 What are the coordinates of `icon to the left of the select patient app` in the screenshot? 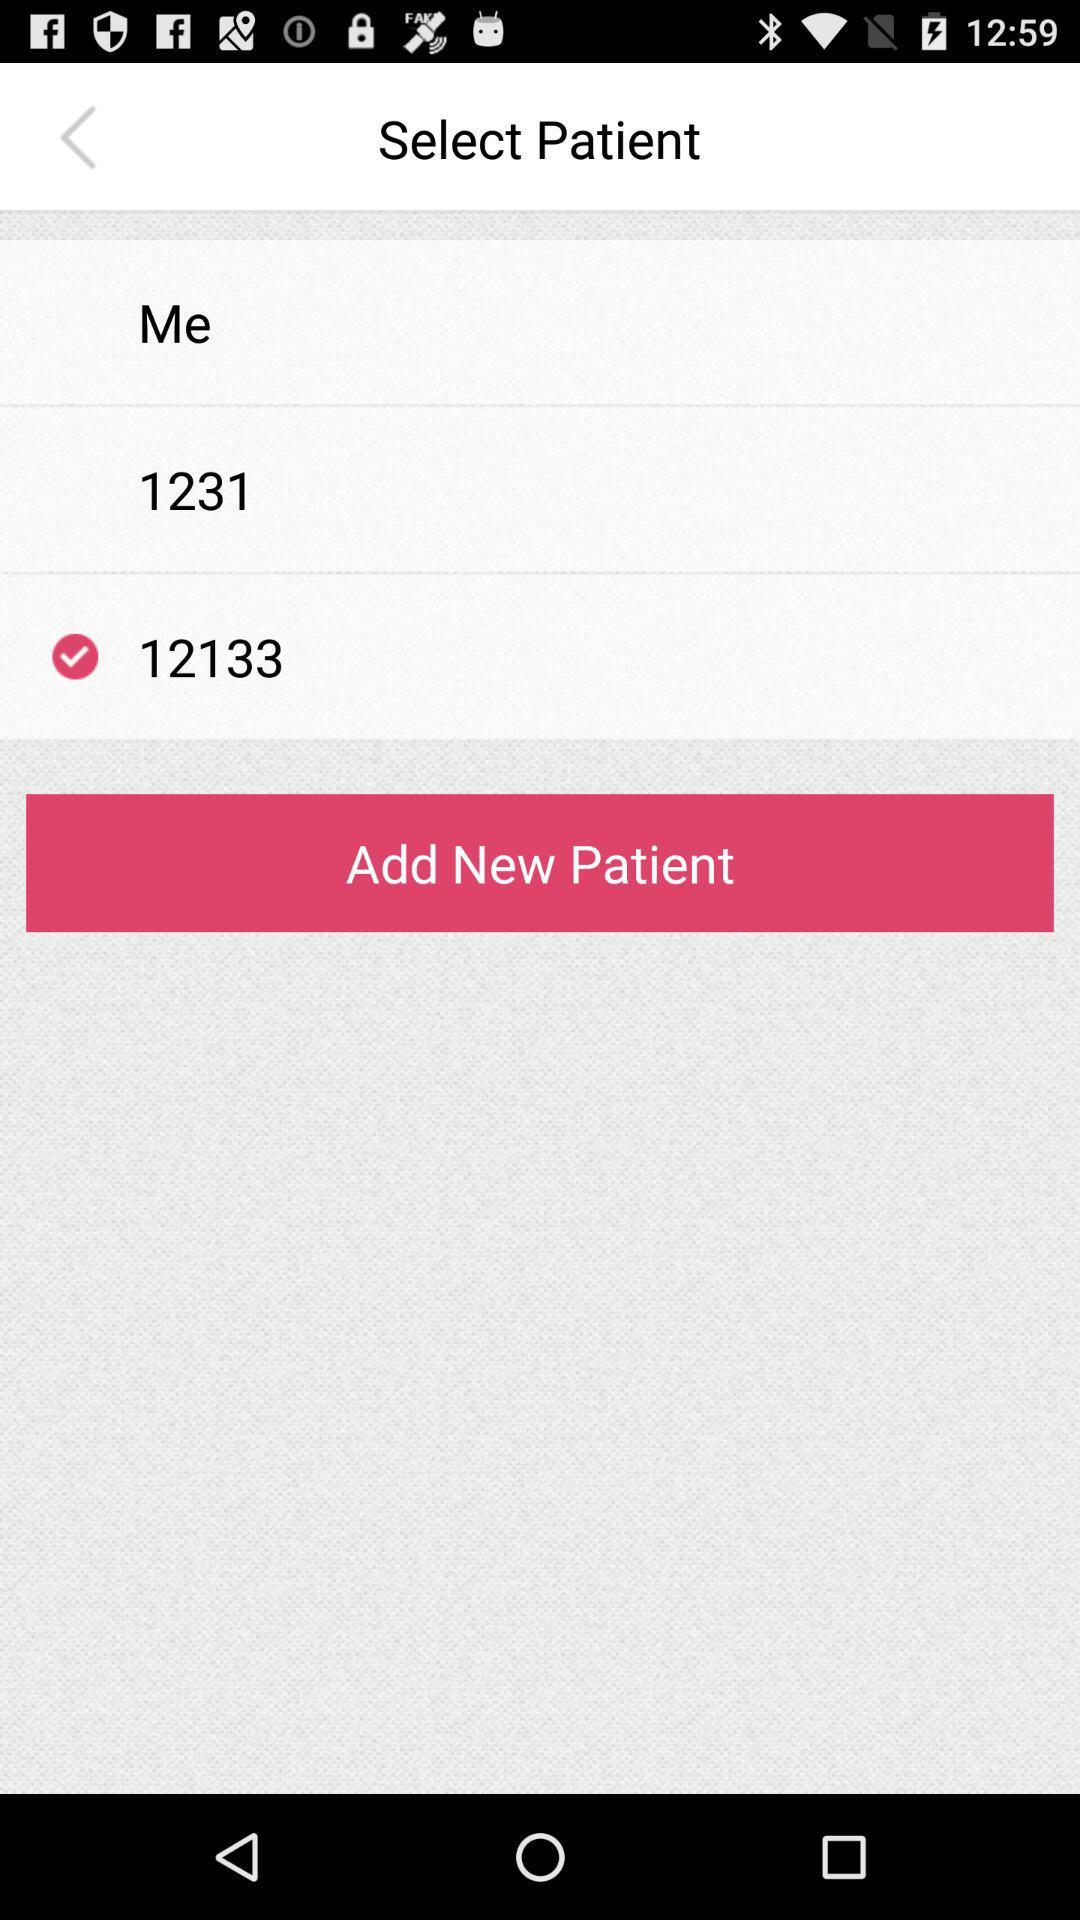 It's located at (82, 137).